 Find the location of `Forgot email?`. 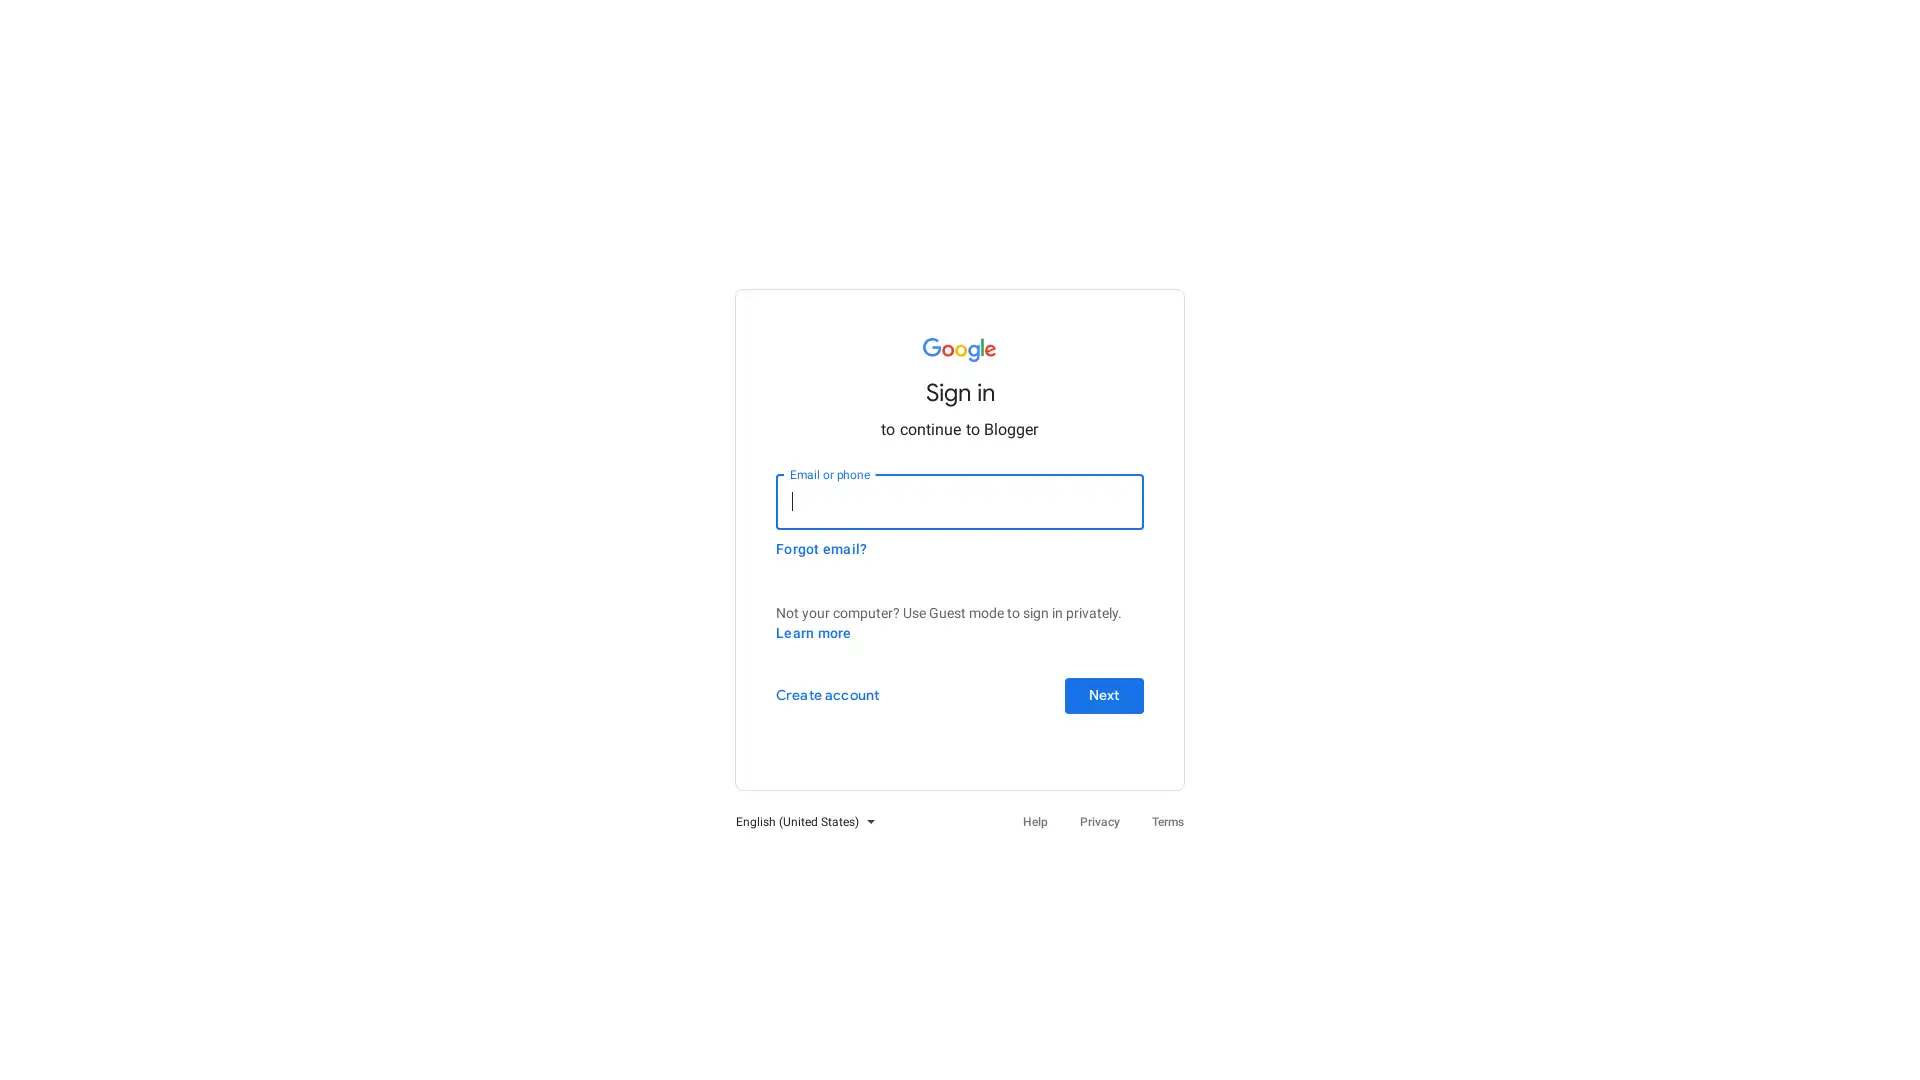

Forgot email? is located at coordinates (821, 547).